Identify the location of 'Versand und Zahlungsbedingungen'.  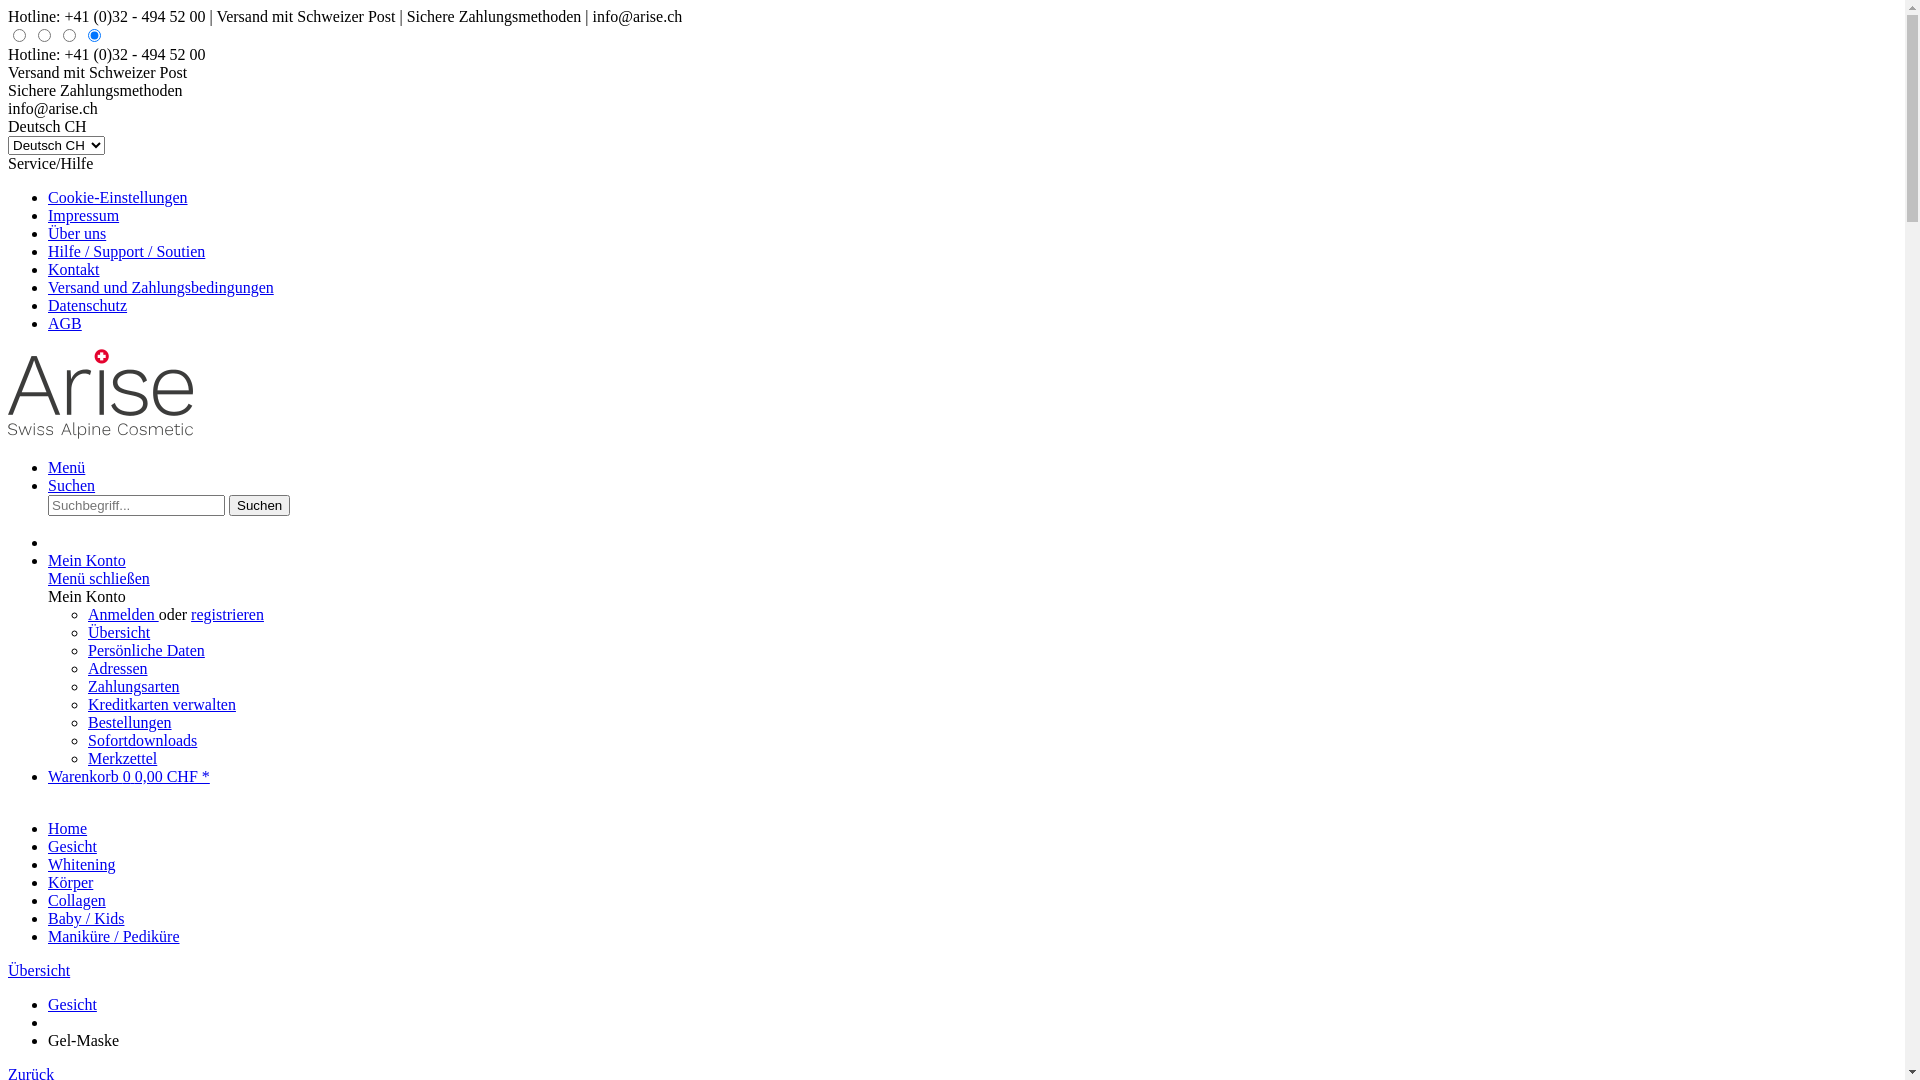
(161, 287).